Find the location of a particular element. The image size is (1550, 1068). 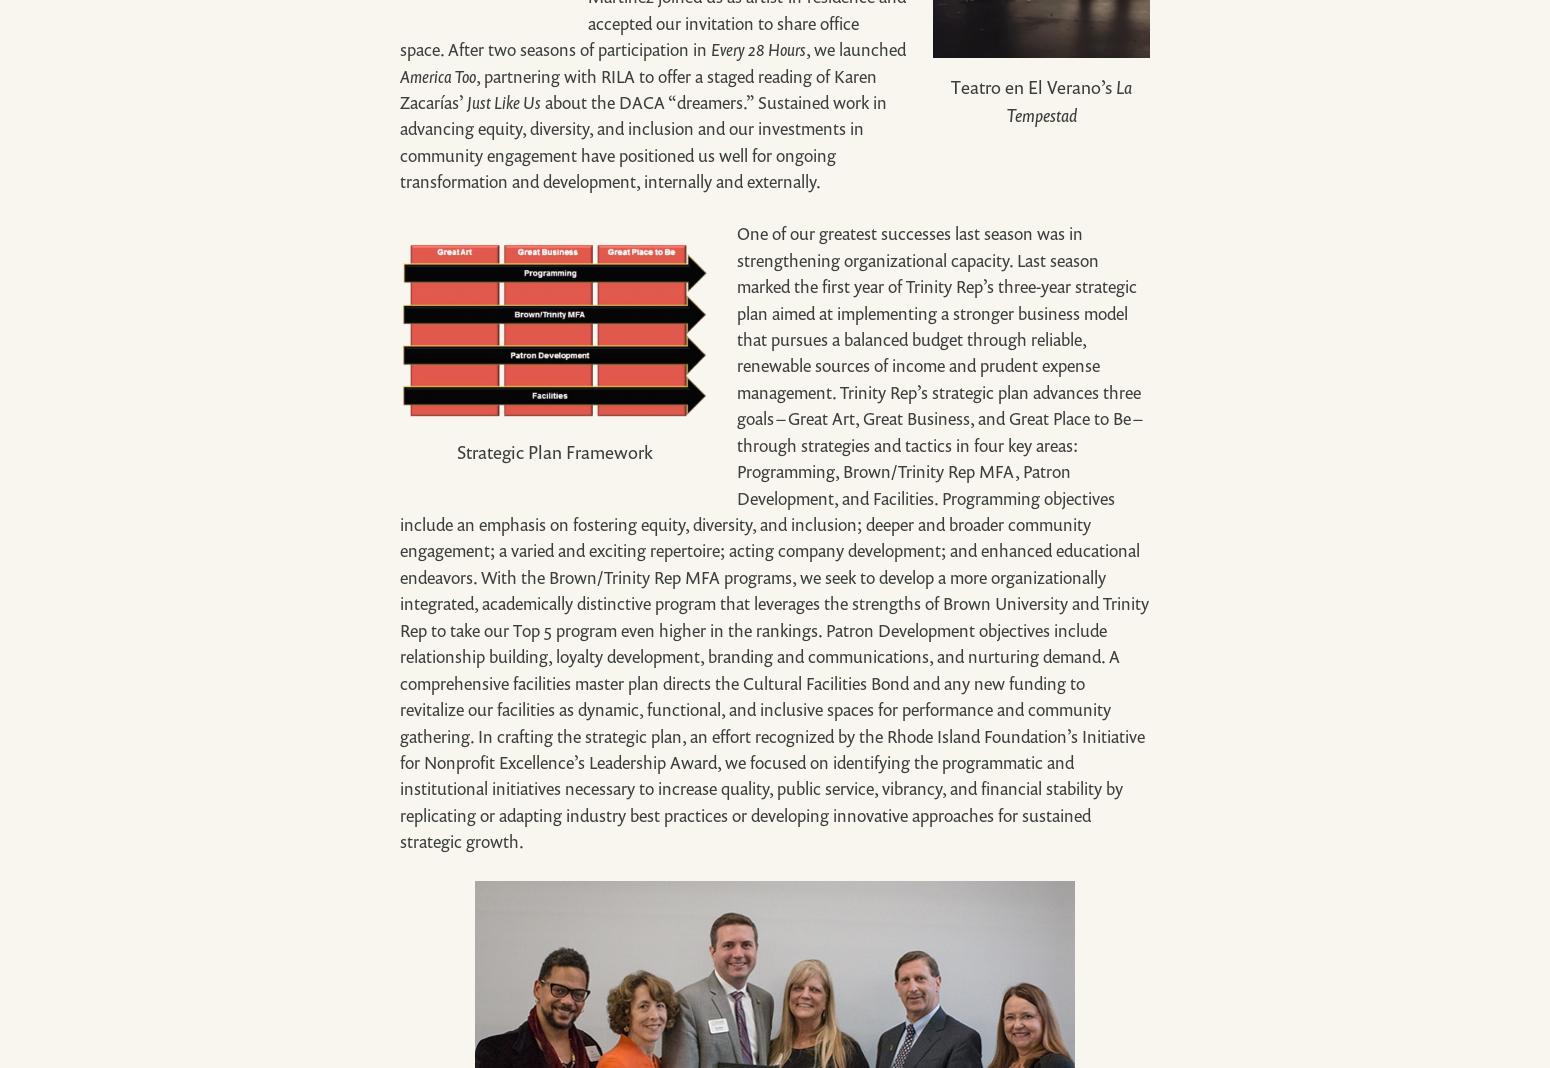

'La Tempestad' is located at coordinates (1069, 100).